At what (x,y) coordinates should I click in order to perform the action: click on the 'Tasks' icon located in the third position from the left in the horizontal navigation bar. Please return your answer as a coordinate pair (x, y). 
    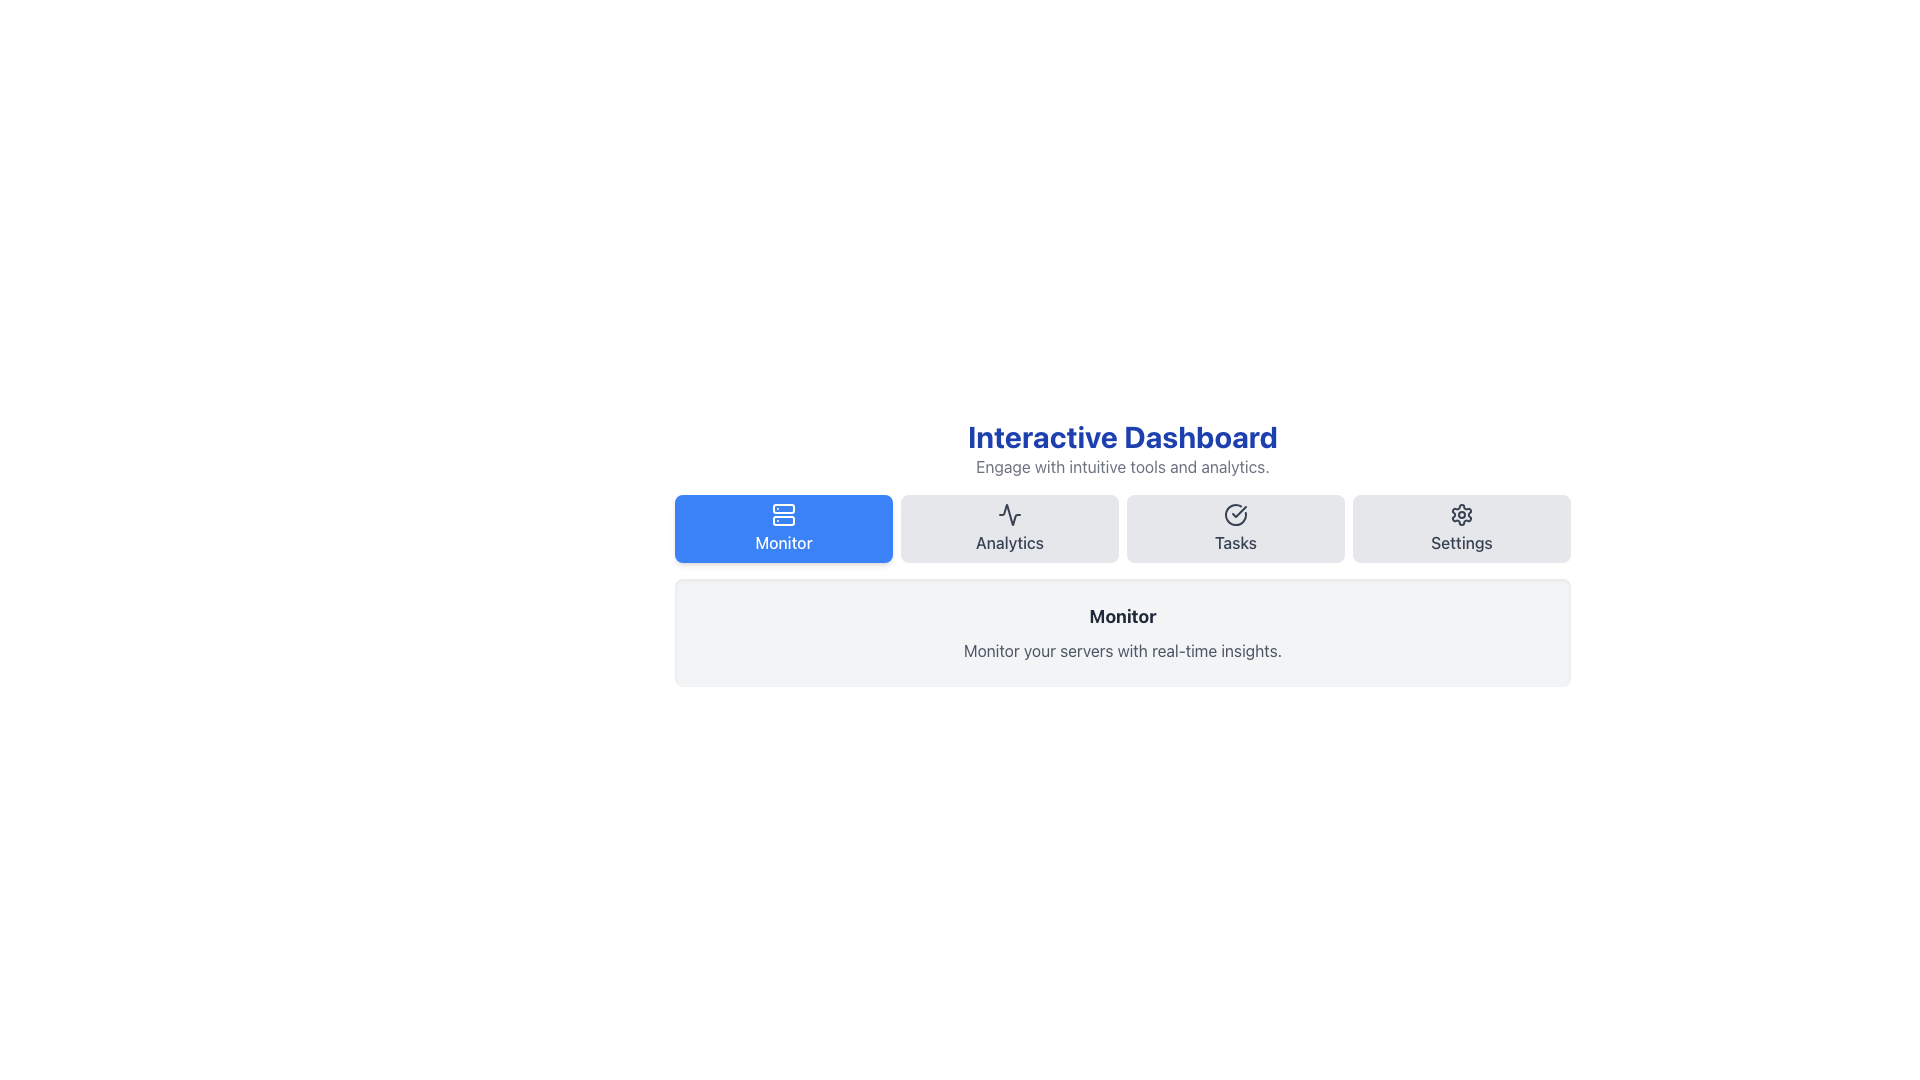
    Looking at the image, I should click on (1235, 514).